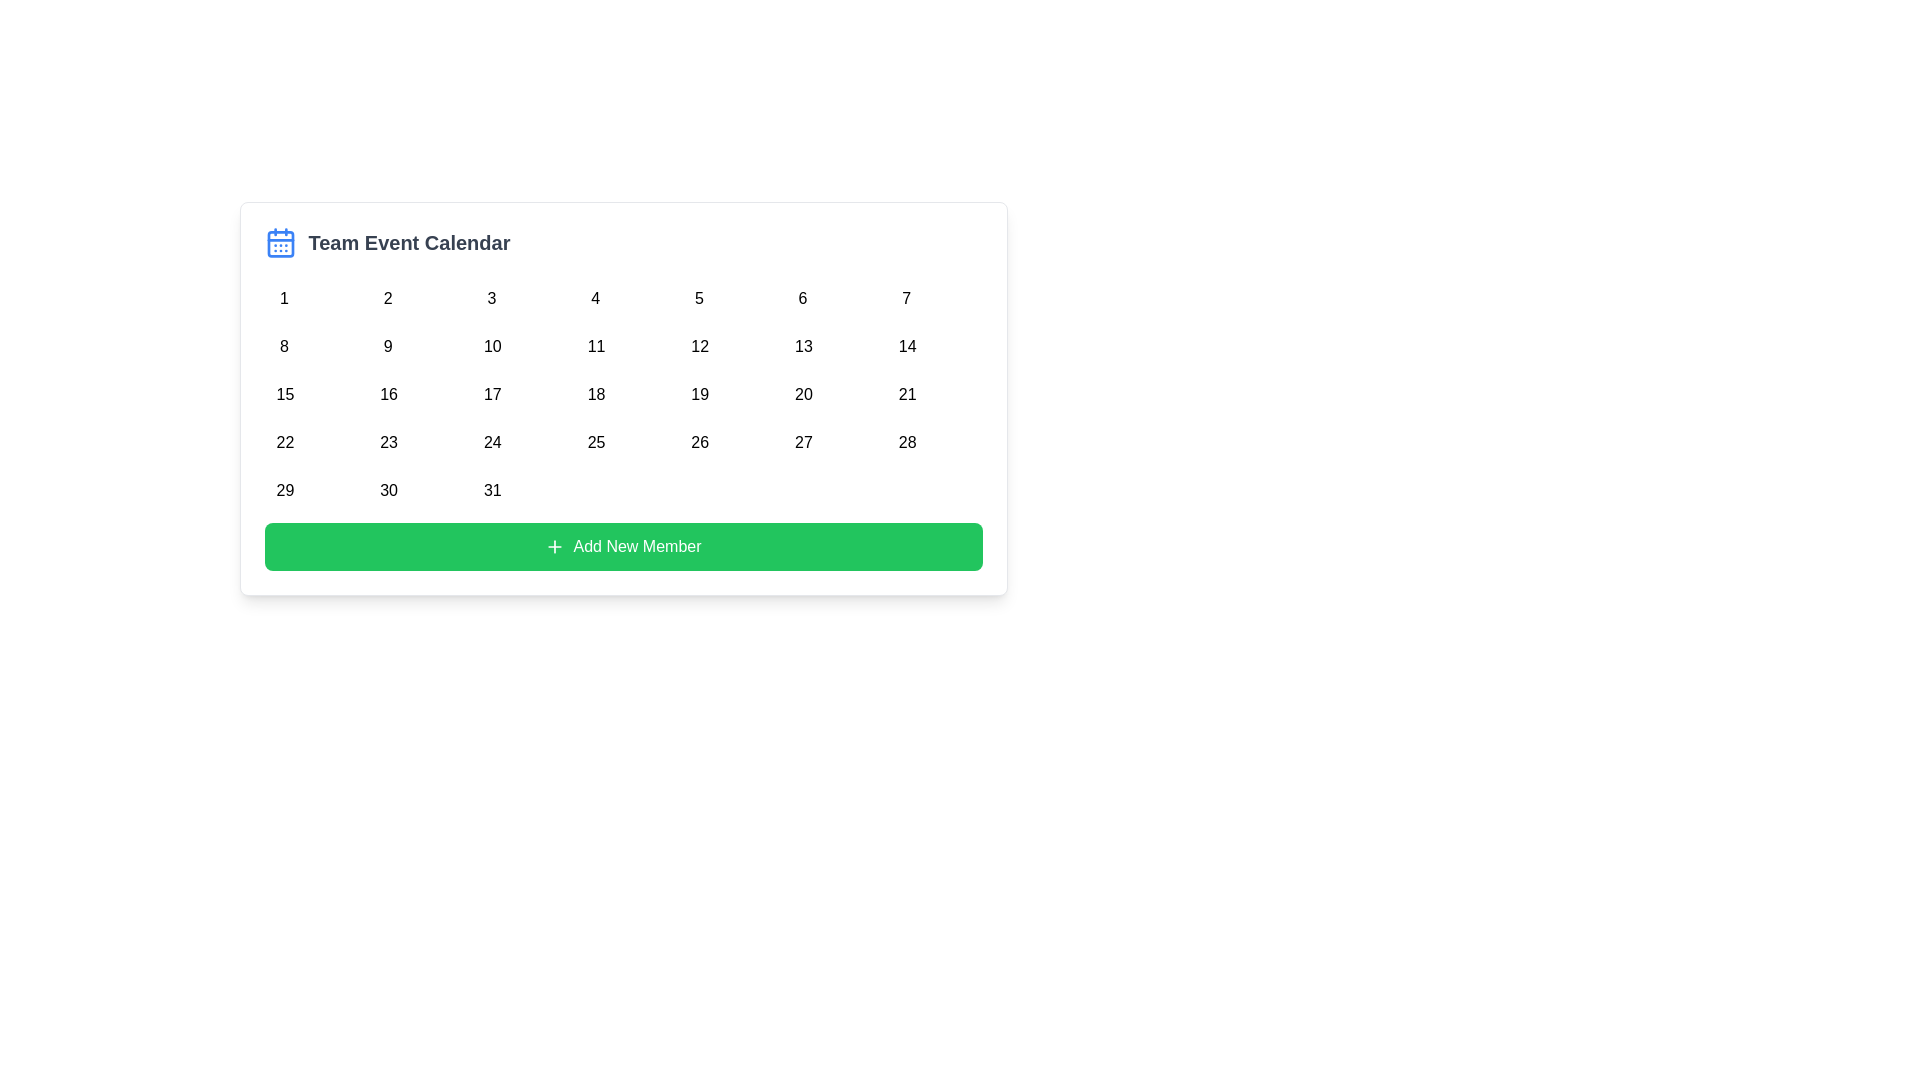 The height and width of the screenshot is (1080, 1920). I want to click on the square-shaped button labeled '22' in the fourth row and first column of the calendar grid, so click(283, 438).